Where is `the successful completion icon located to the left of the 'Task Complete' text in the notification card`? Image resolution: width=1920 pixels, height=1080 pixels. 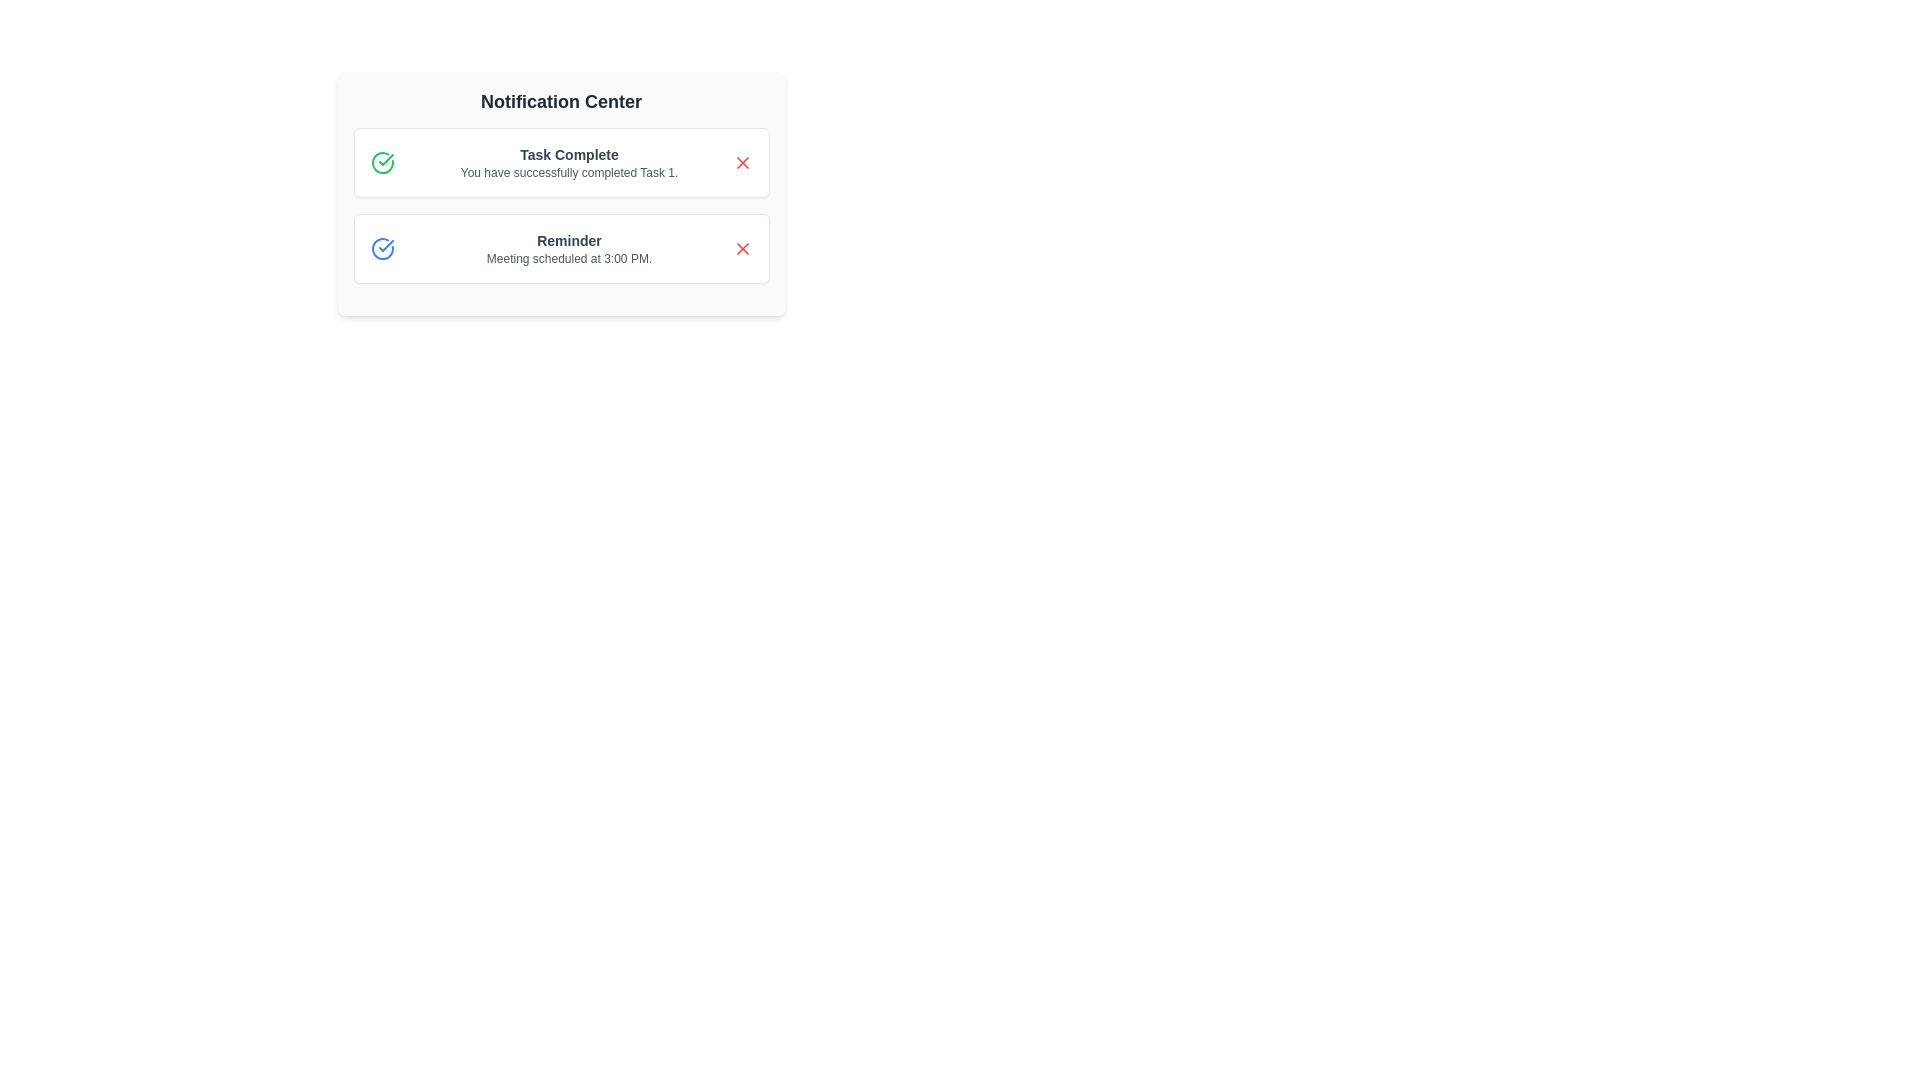
the successful completion icon located to the left of the 'Task Complete' text in the notification card is located at coordinates (385, 158).